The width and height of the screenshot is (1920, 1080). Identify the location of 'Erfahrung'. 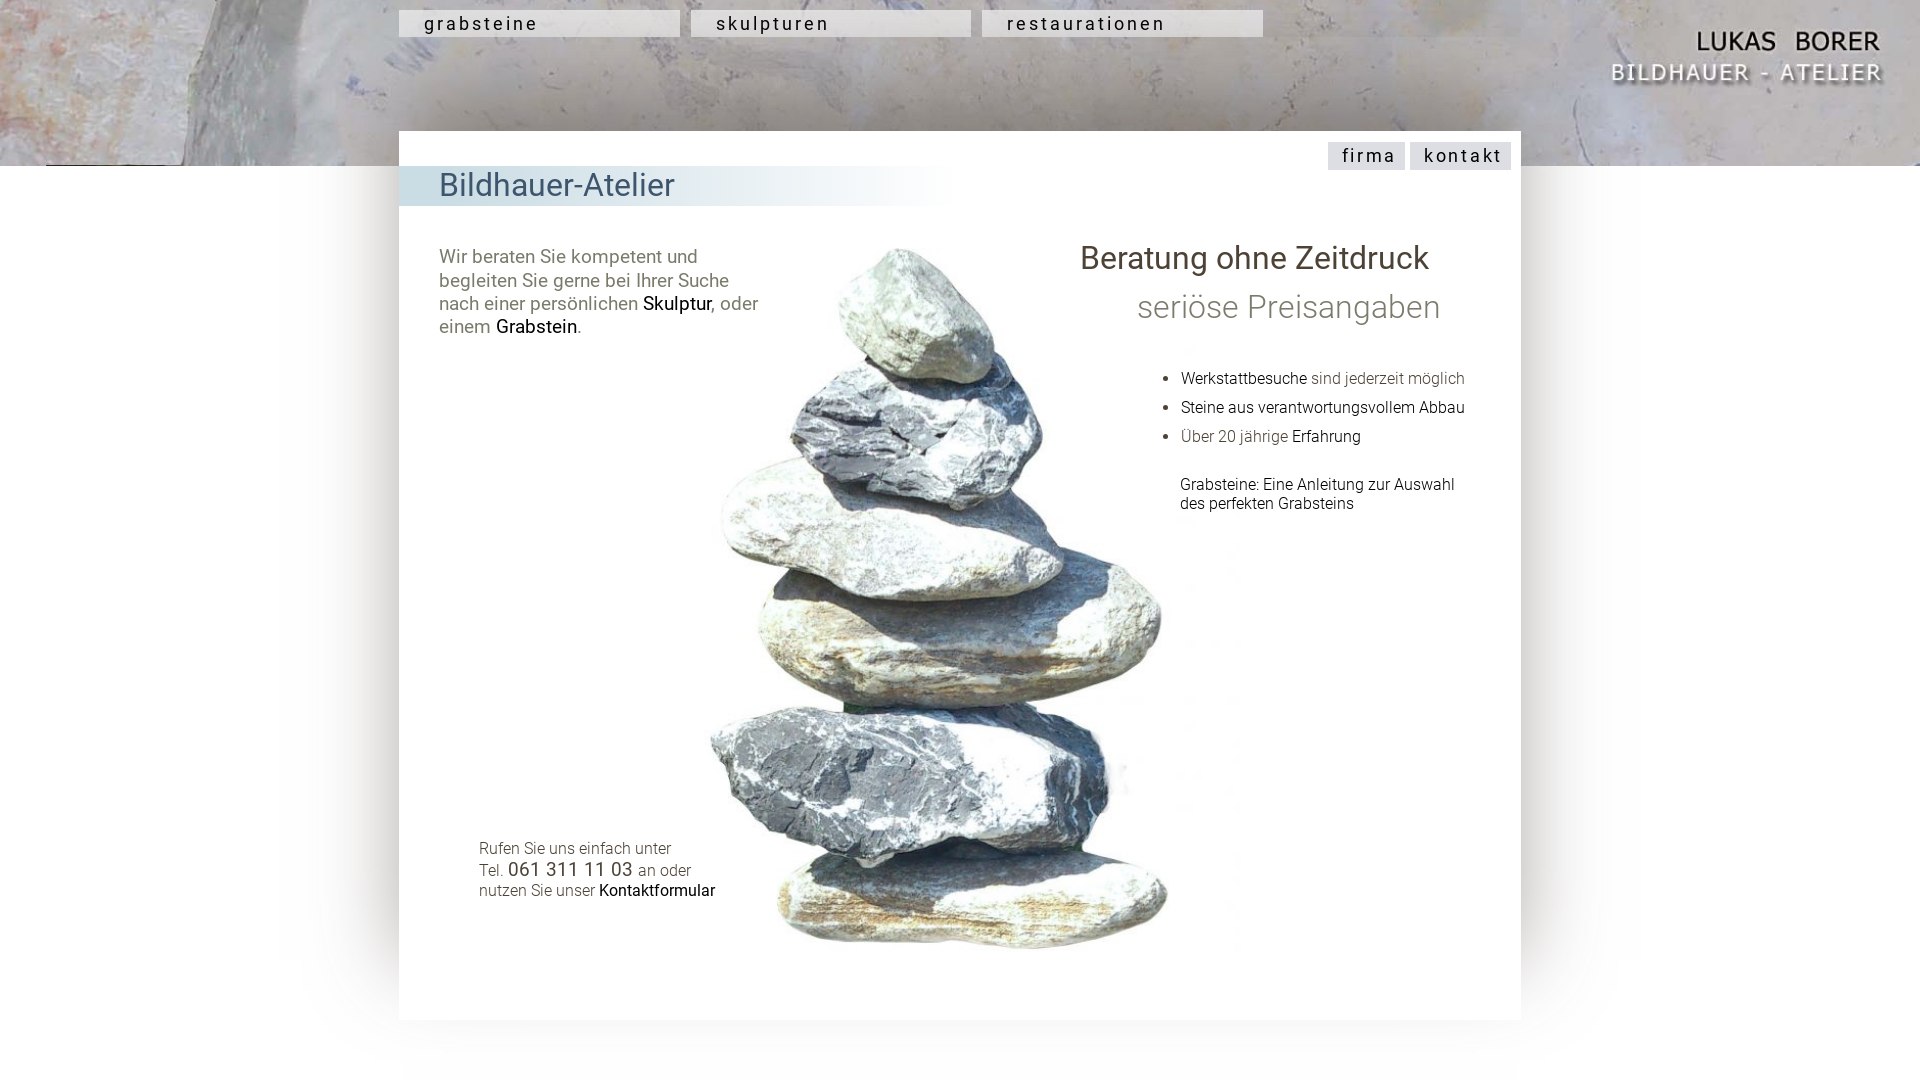
(1326, 435).